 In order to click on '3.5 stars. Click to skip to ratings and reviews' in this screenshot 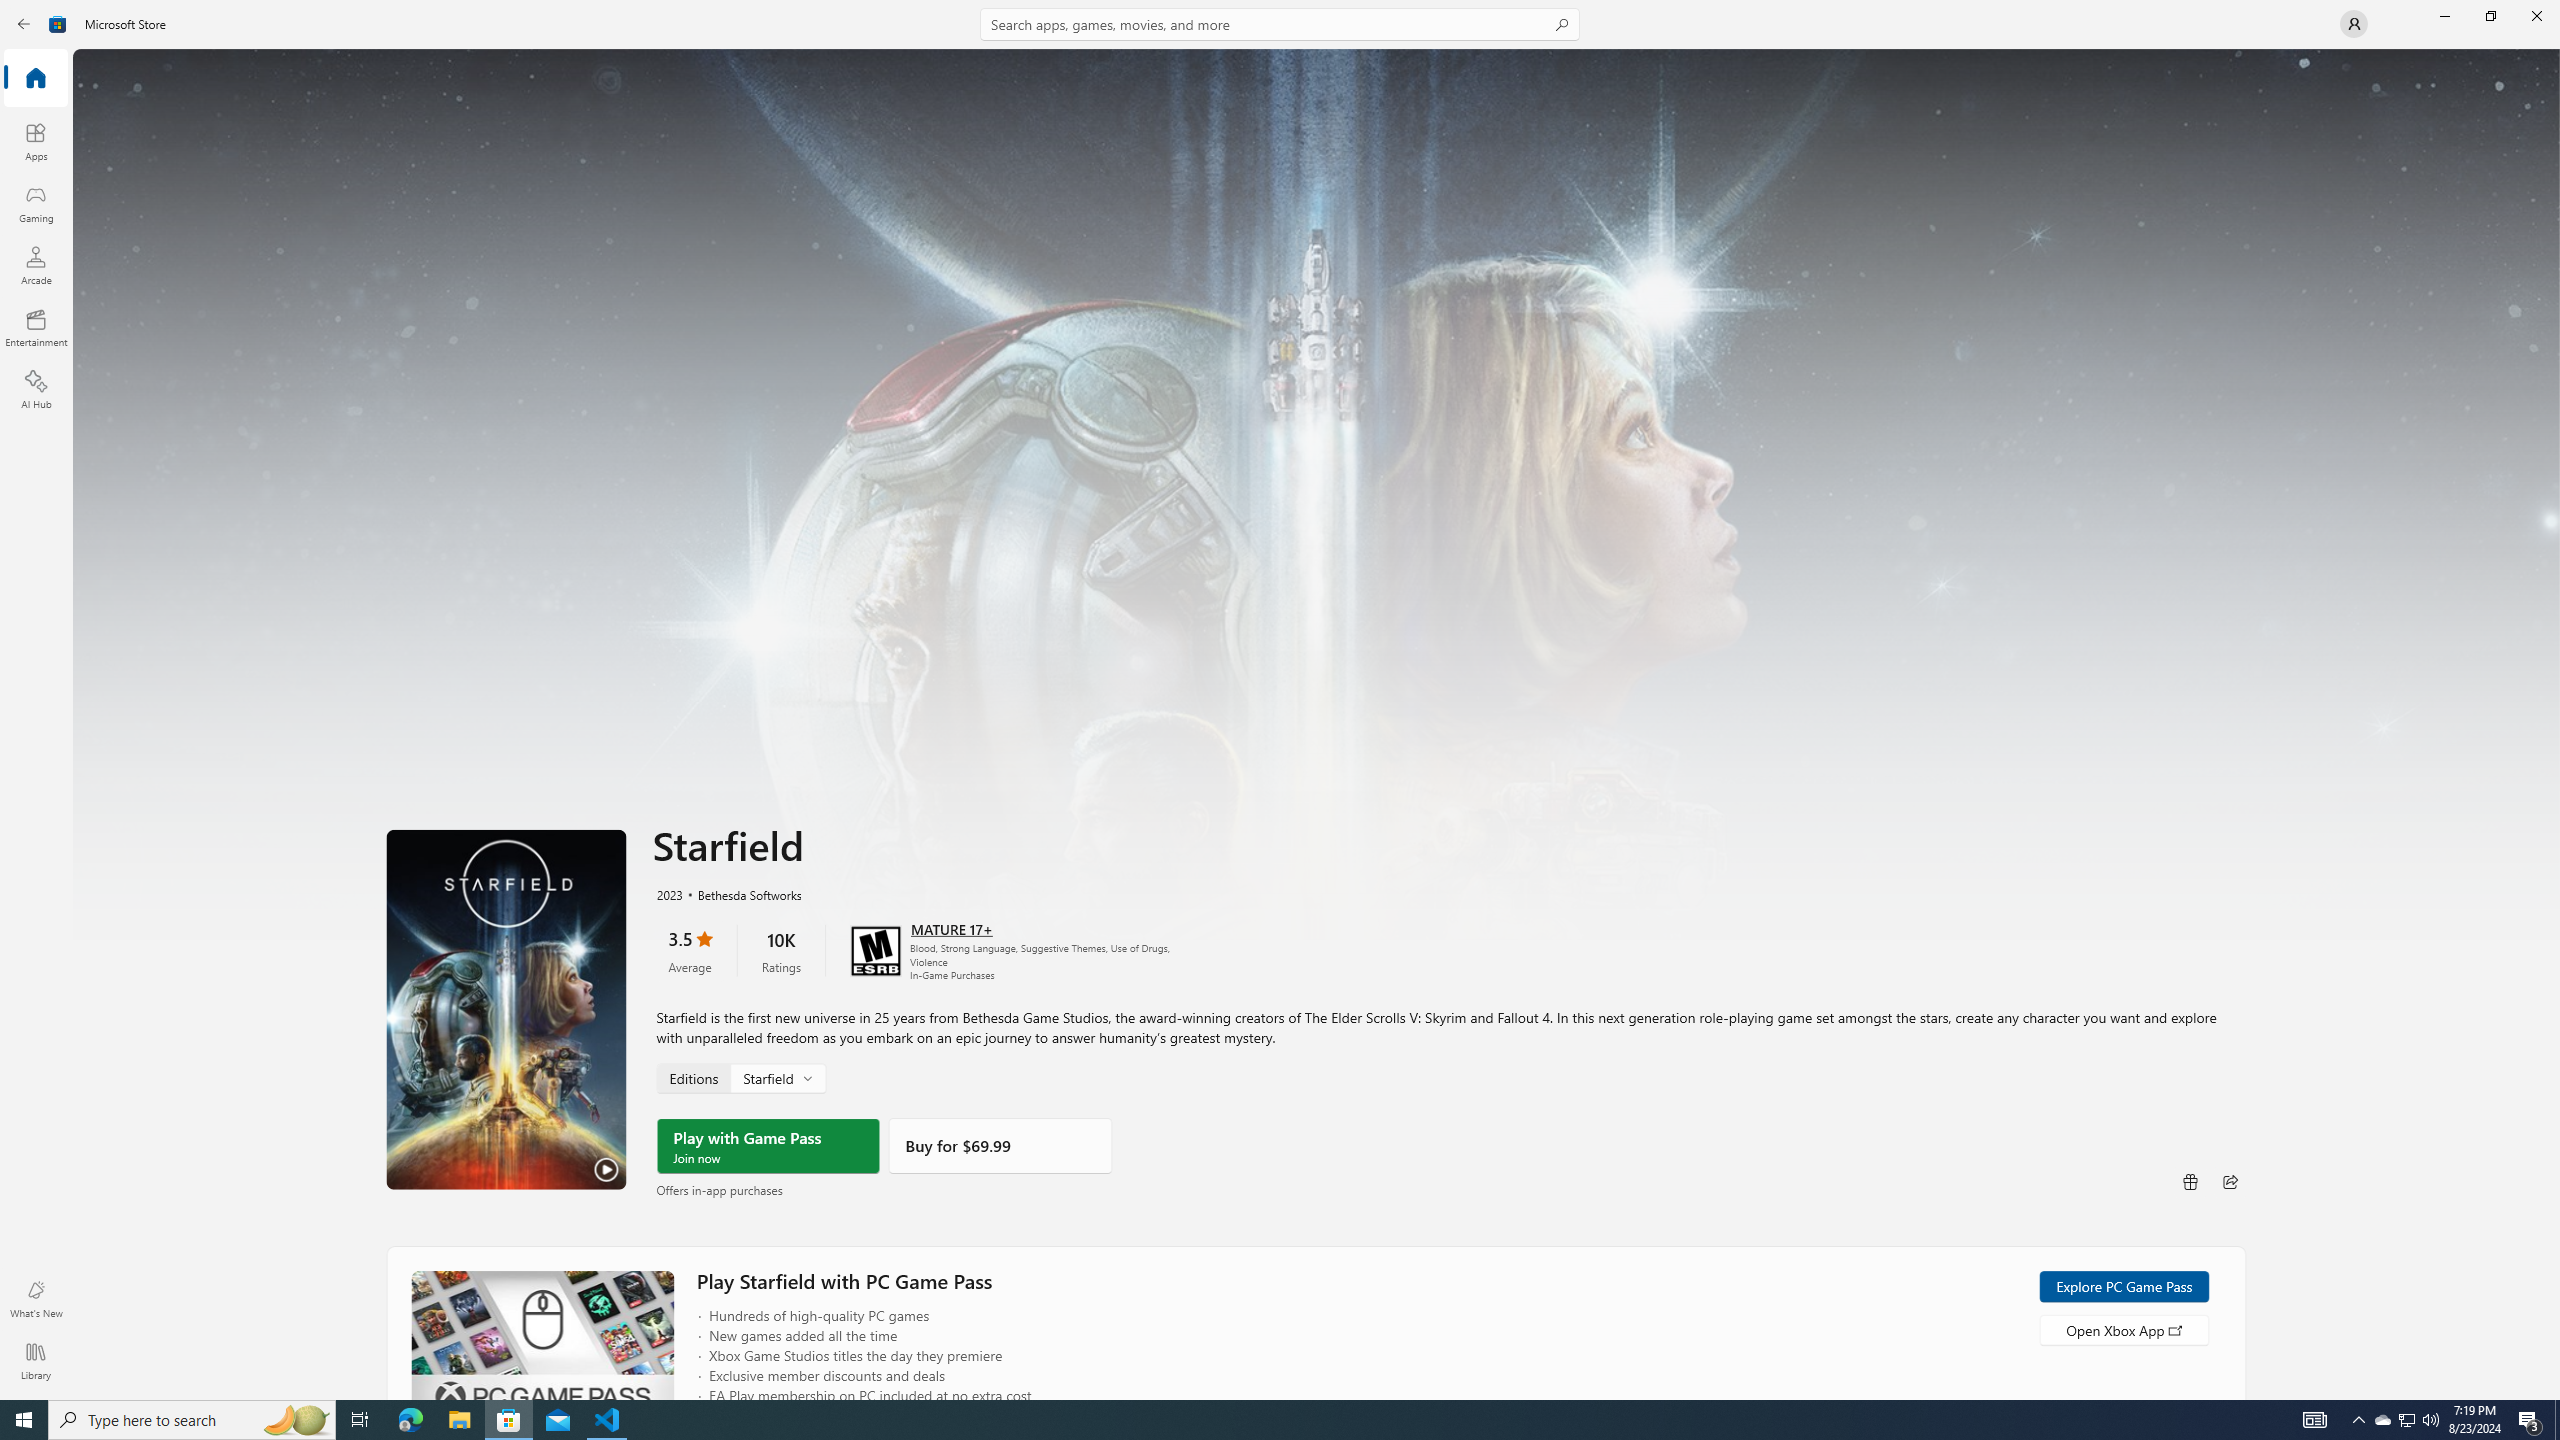, I will do `click(688, 949)`.